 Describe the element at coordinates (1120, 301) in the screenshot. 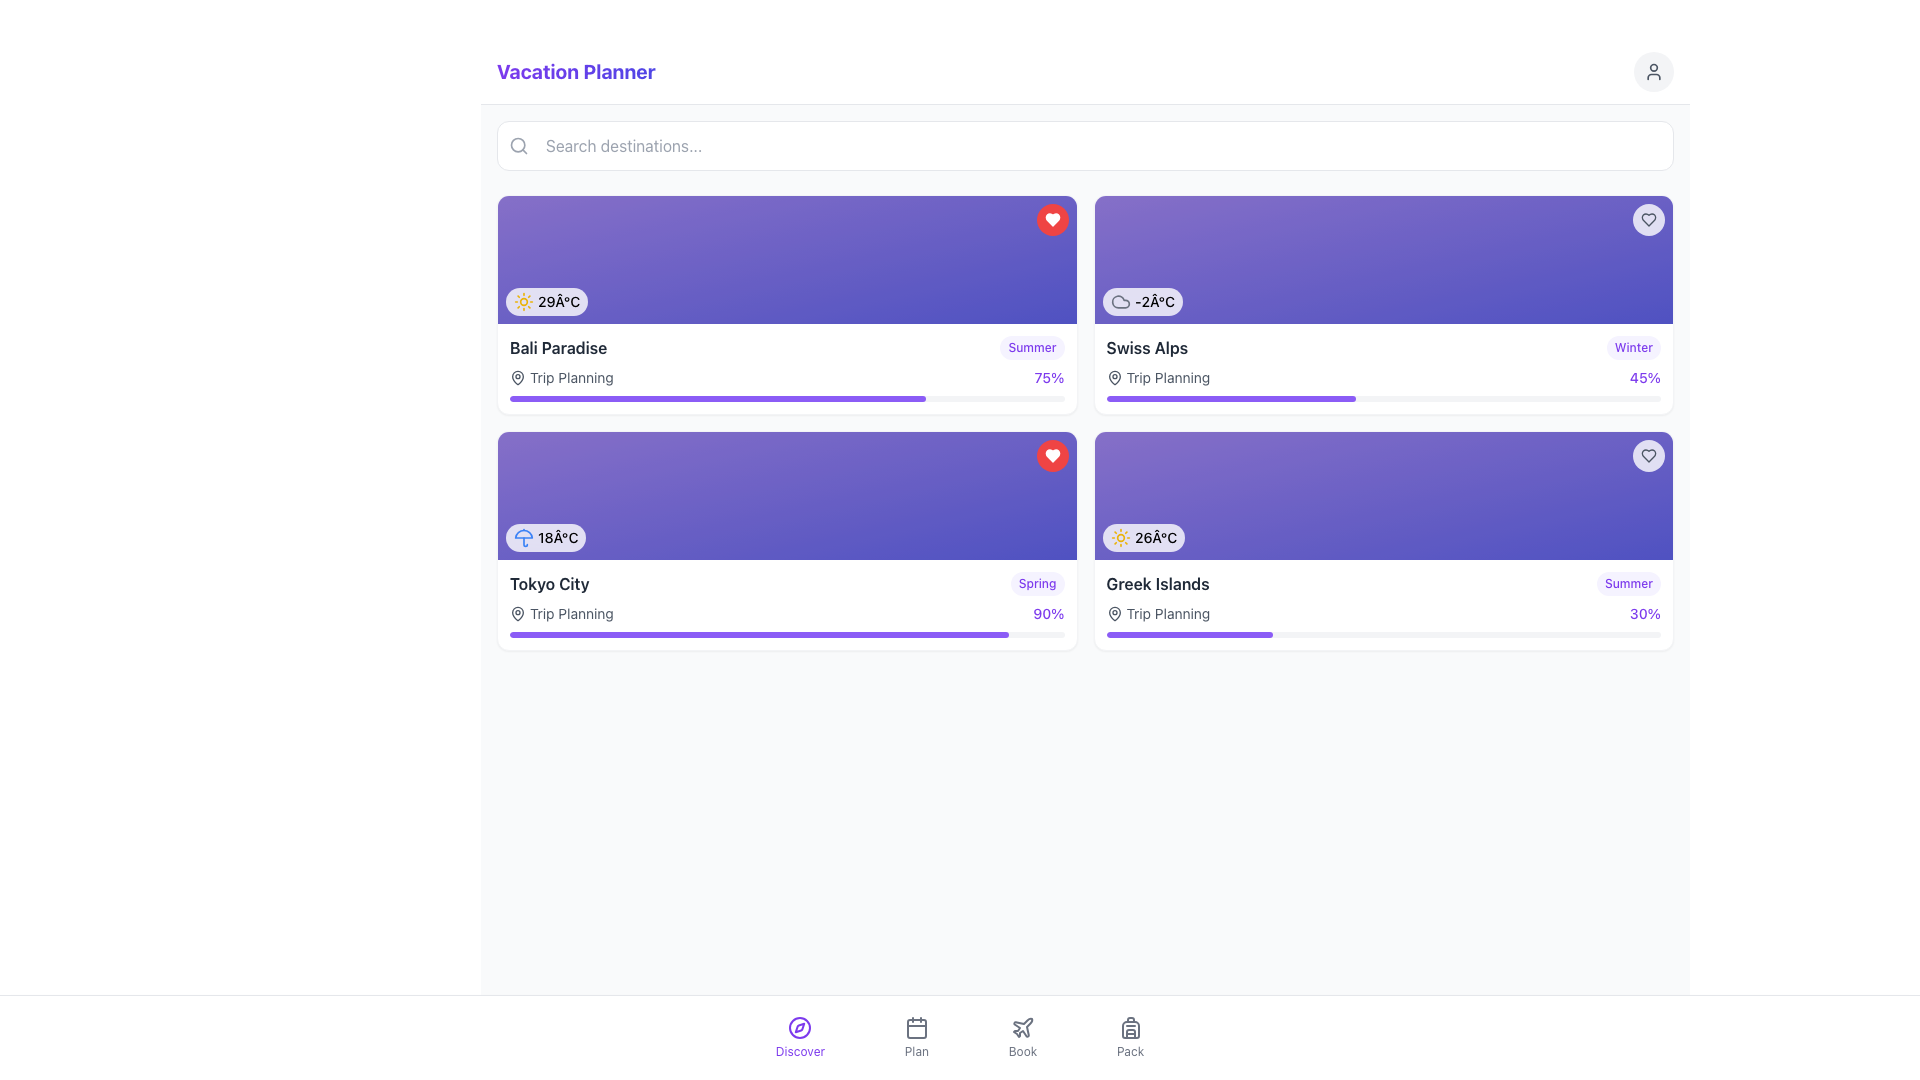

I see `the cloud-shaped graphical icon with a stroke outline style located near the center of the rightmost card in the second section of the main content area` at that location.